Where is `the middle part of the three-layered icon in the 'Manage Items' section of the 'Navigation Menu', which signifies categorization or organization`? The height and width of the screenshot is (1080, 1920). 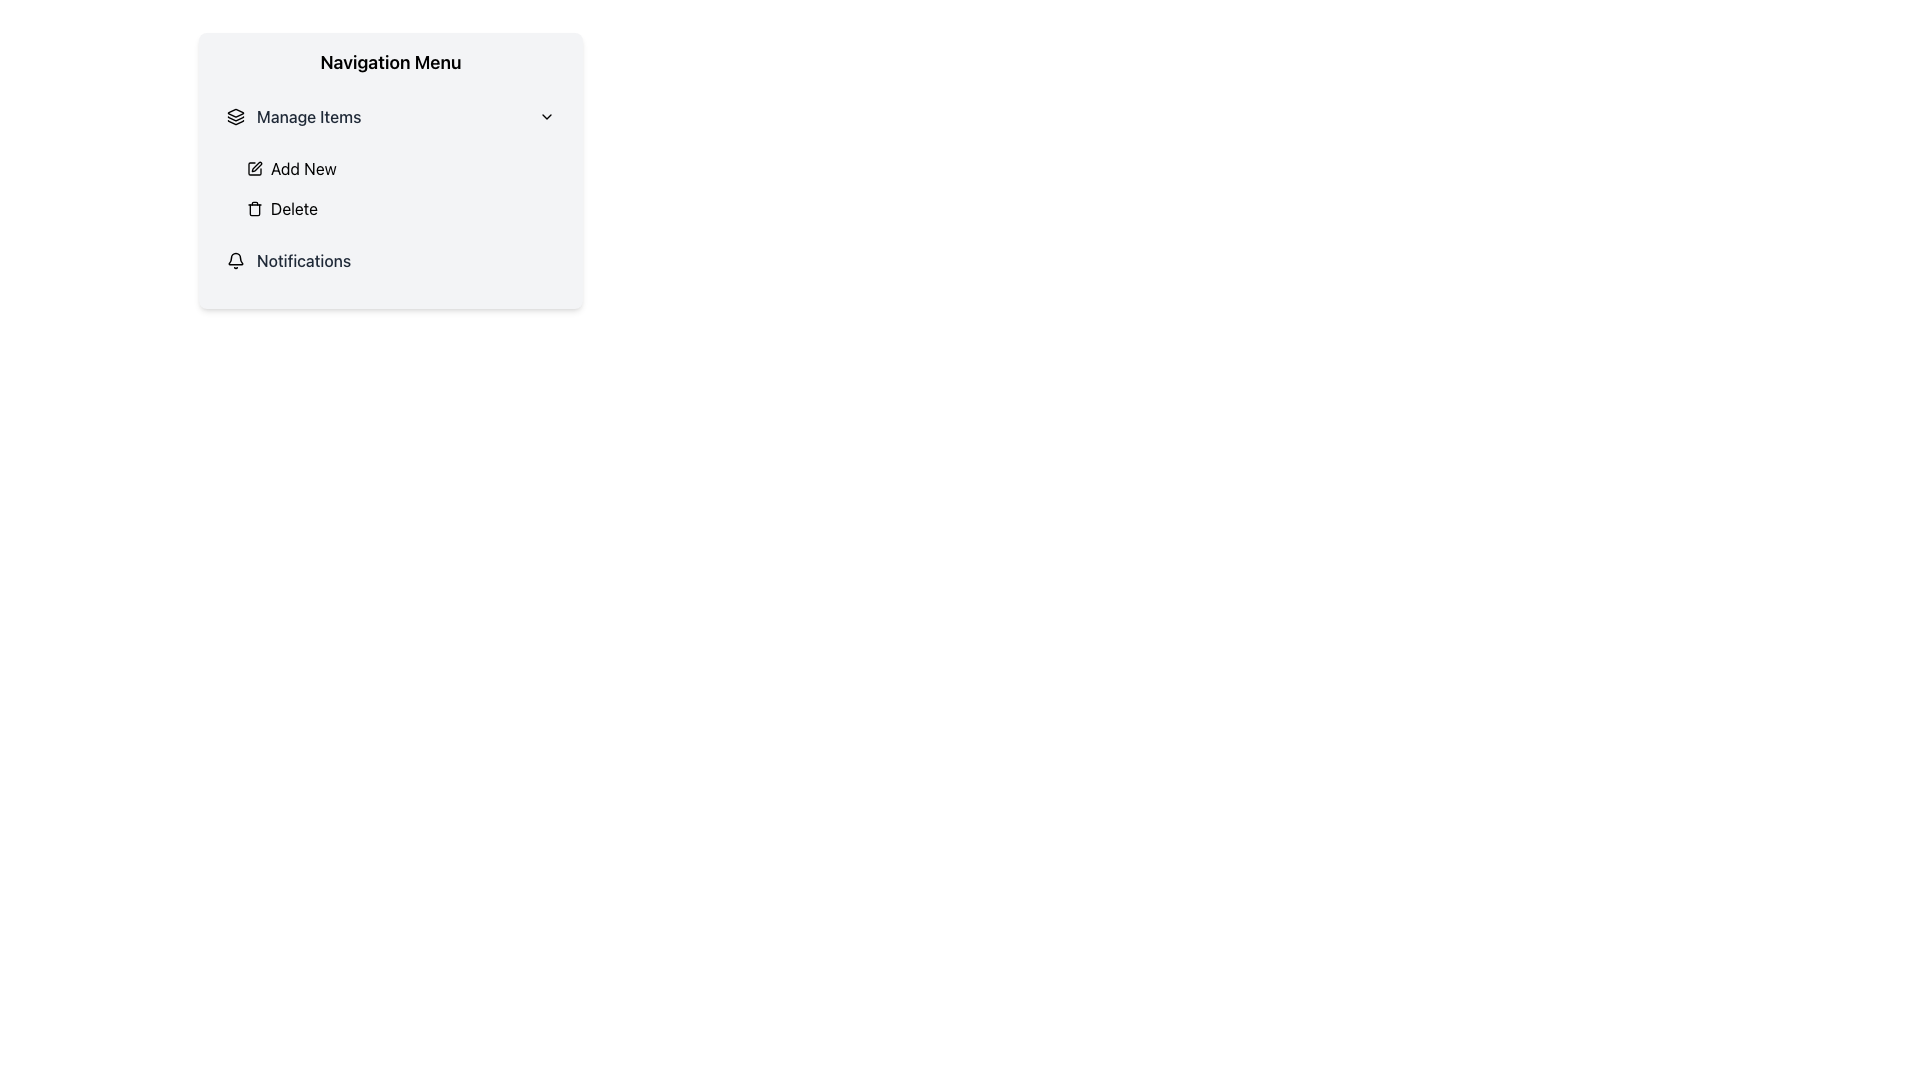 the middle part of the three-layered icon in the 'Manage Items' section of the 'Navigation Menu', which signifies categorization or organization is located at coordinates (235, 118).